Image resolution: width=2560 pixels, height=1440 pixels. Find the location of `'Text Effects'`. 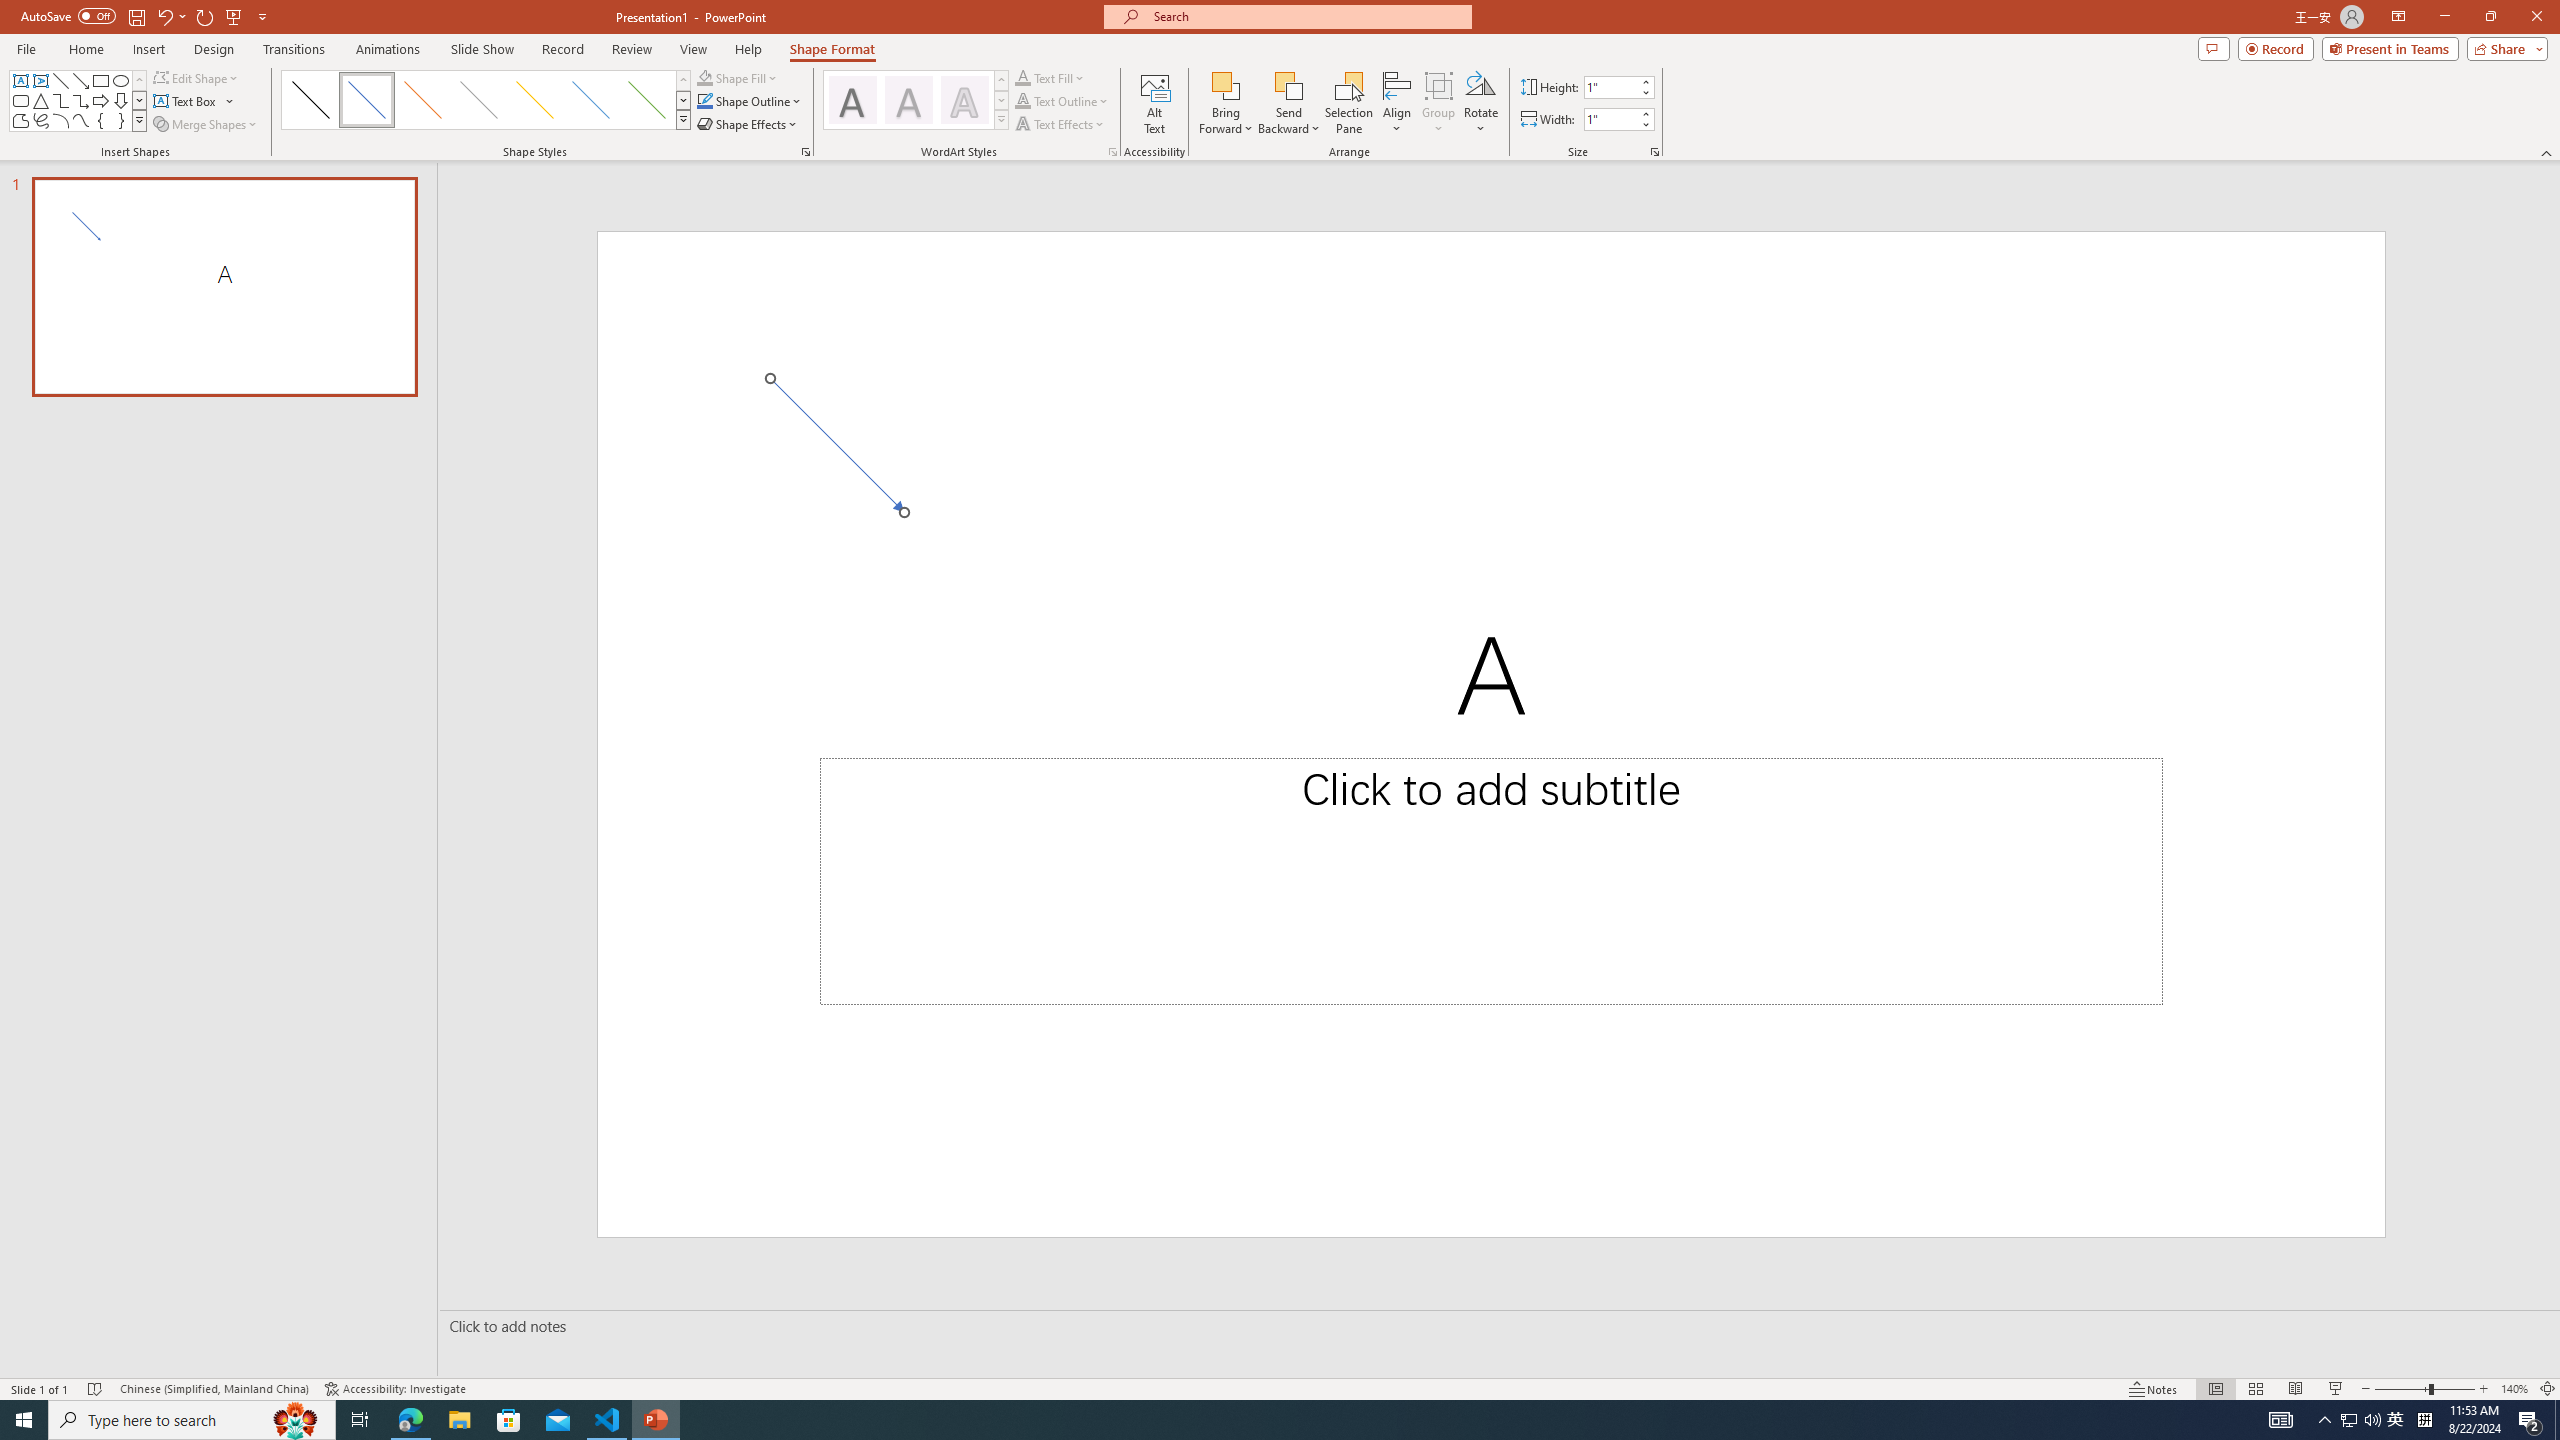

'Text Effects' is located at coordinates (1060, 122).